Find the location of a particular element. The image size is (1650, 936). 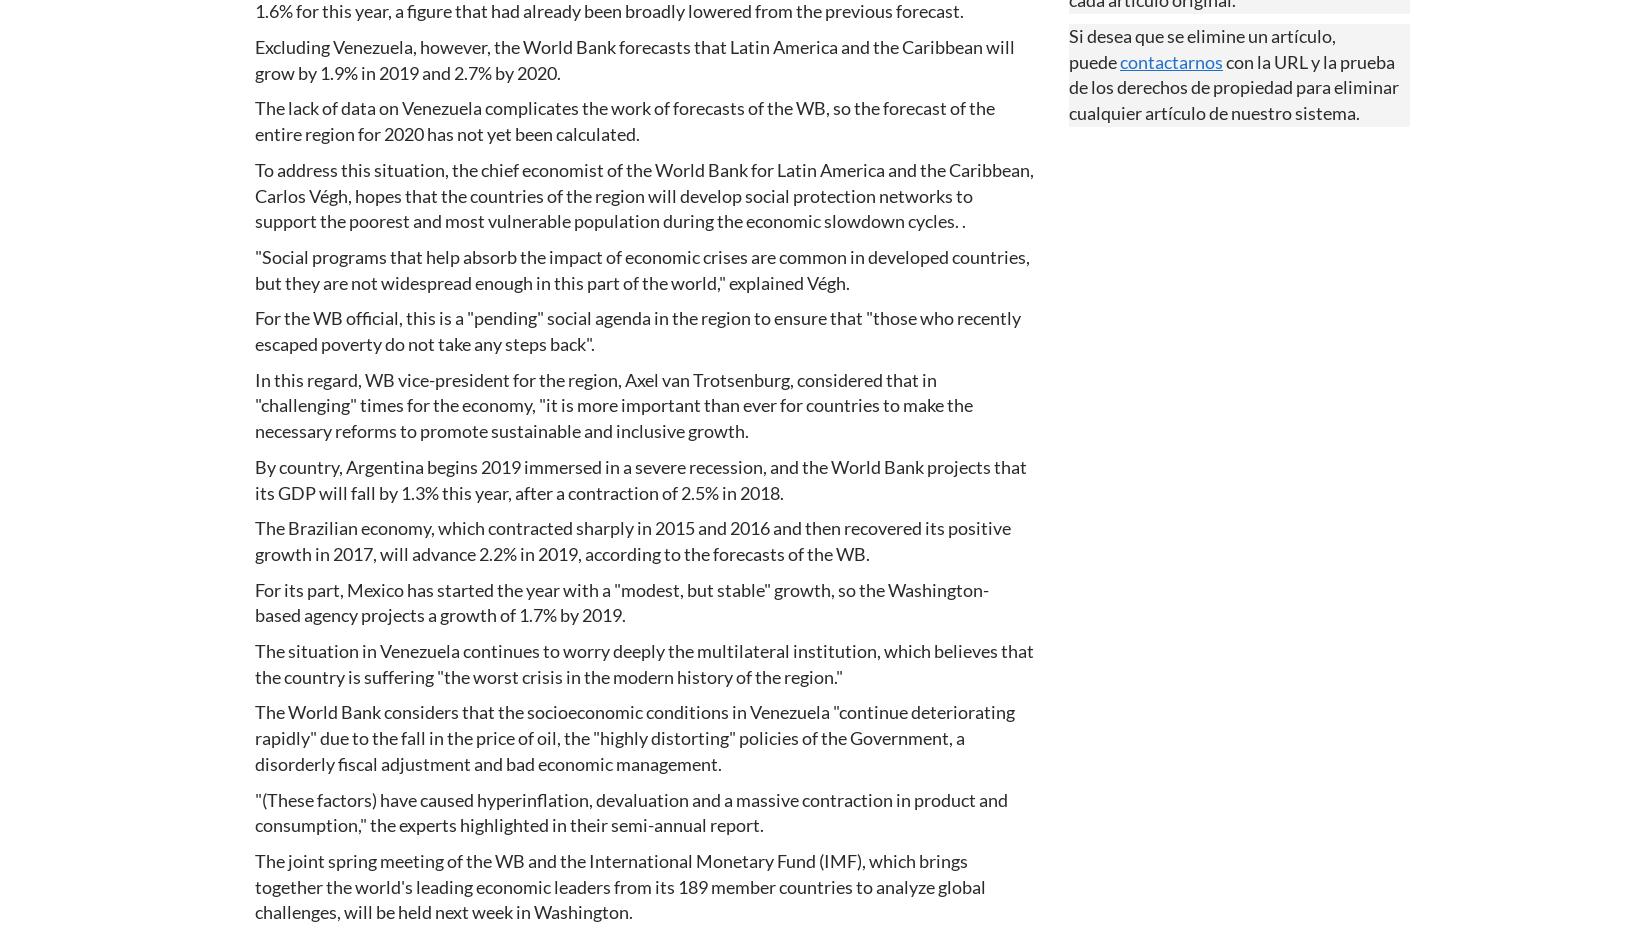

'The World Bank considers that the socioeconomic conditions in Venezuela "continue deteriorating rapidly" due to the fall in the price of oil, the "highly distorting" policies of the Government, a disorderly fiscal adjustment and bad economic management.' is located at coordinates (633, 736).